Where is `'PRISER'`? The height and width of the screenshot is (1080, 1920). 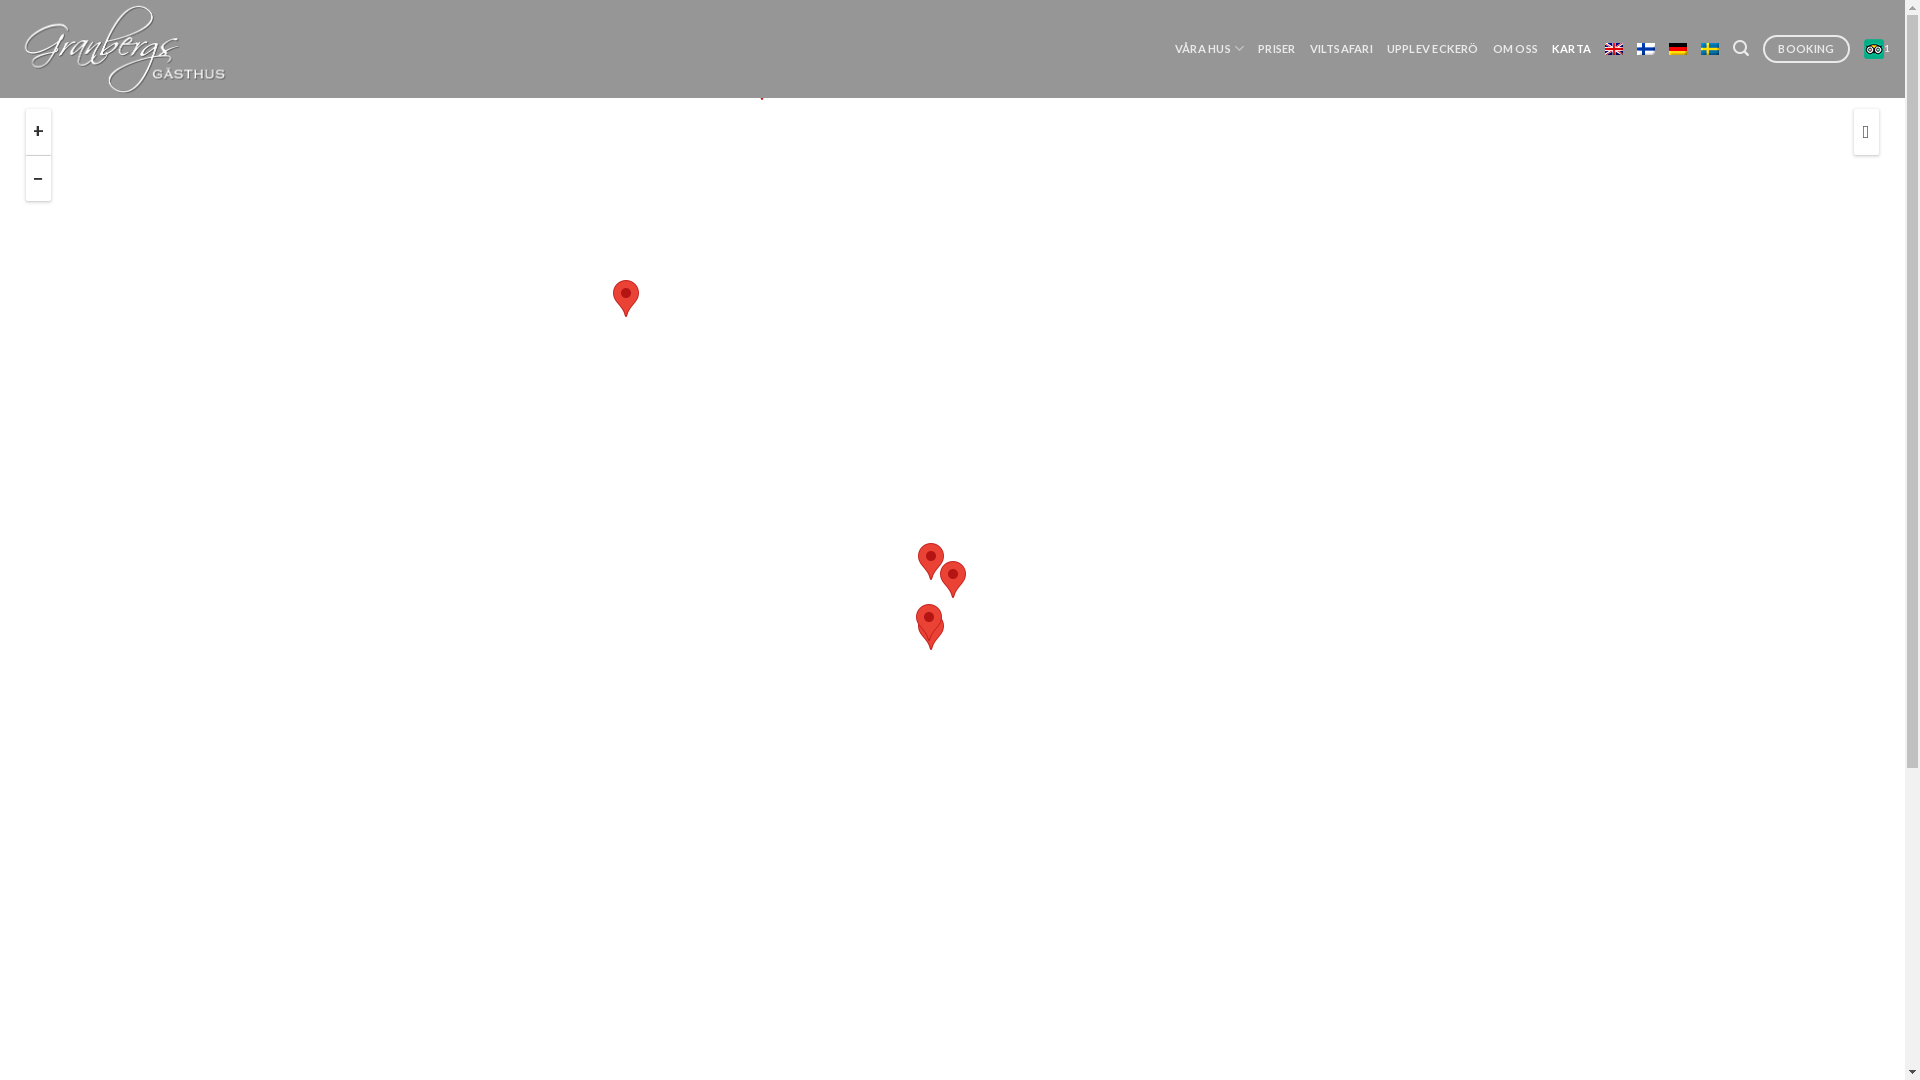
'PRISER' is located at coordinates (1275, 48).